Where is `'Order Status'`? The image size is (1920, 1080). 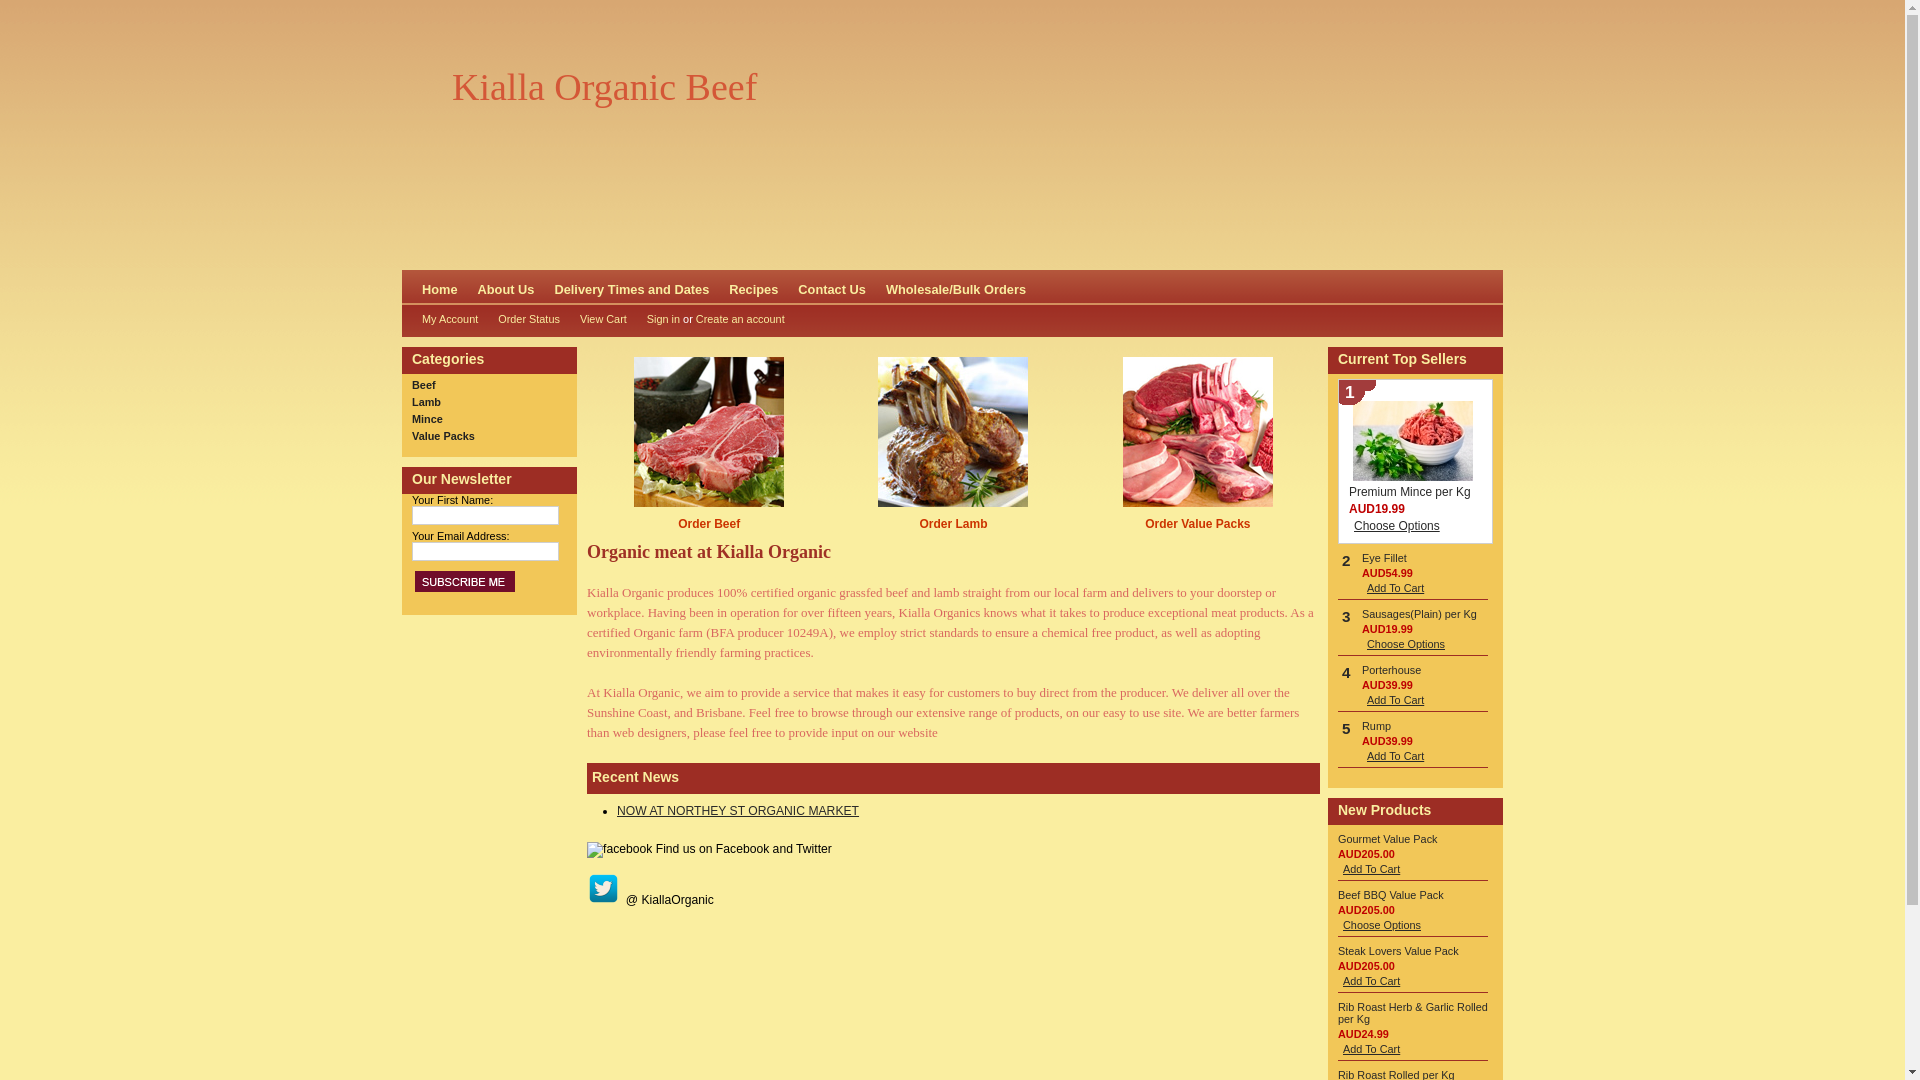
'Order Status' is located at coordinates (523, 318).